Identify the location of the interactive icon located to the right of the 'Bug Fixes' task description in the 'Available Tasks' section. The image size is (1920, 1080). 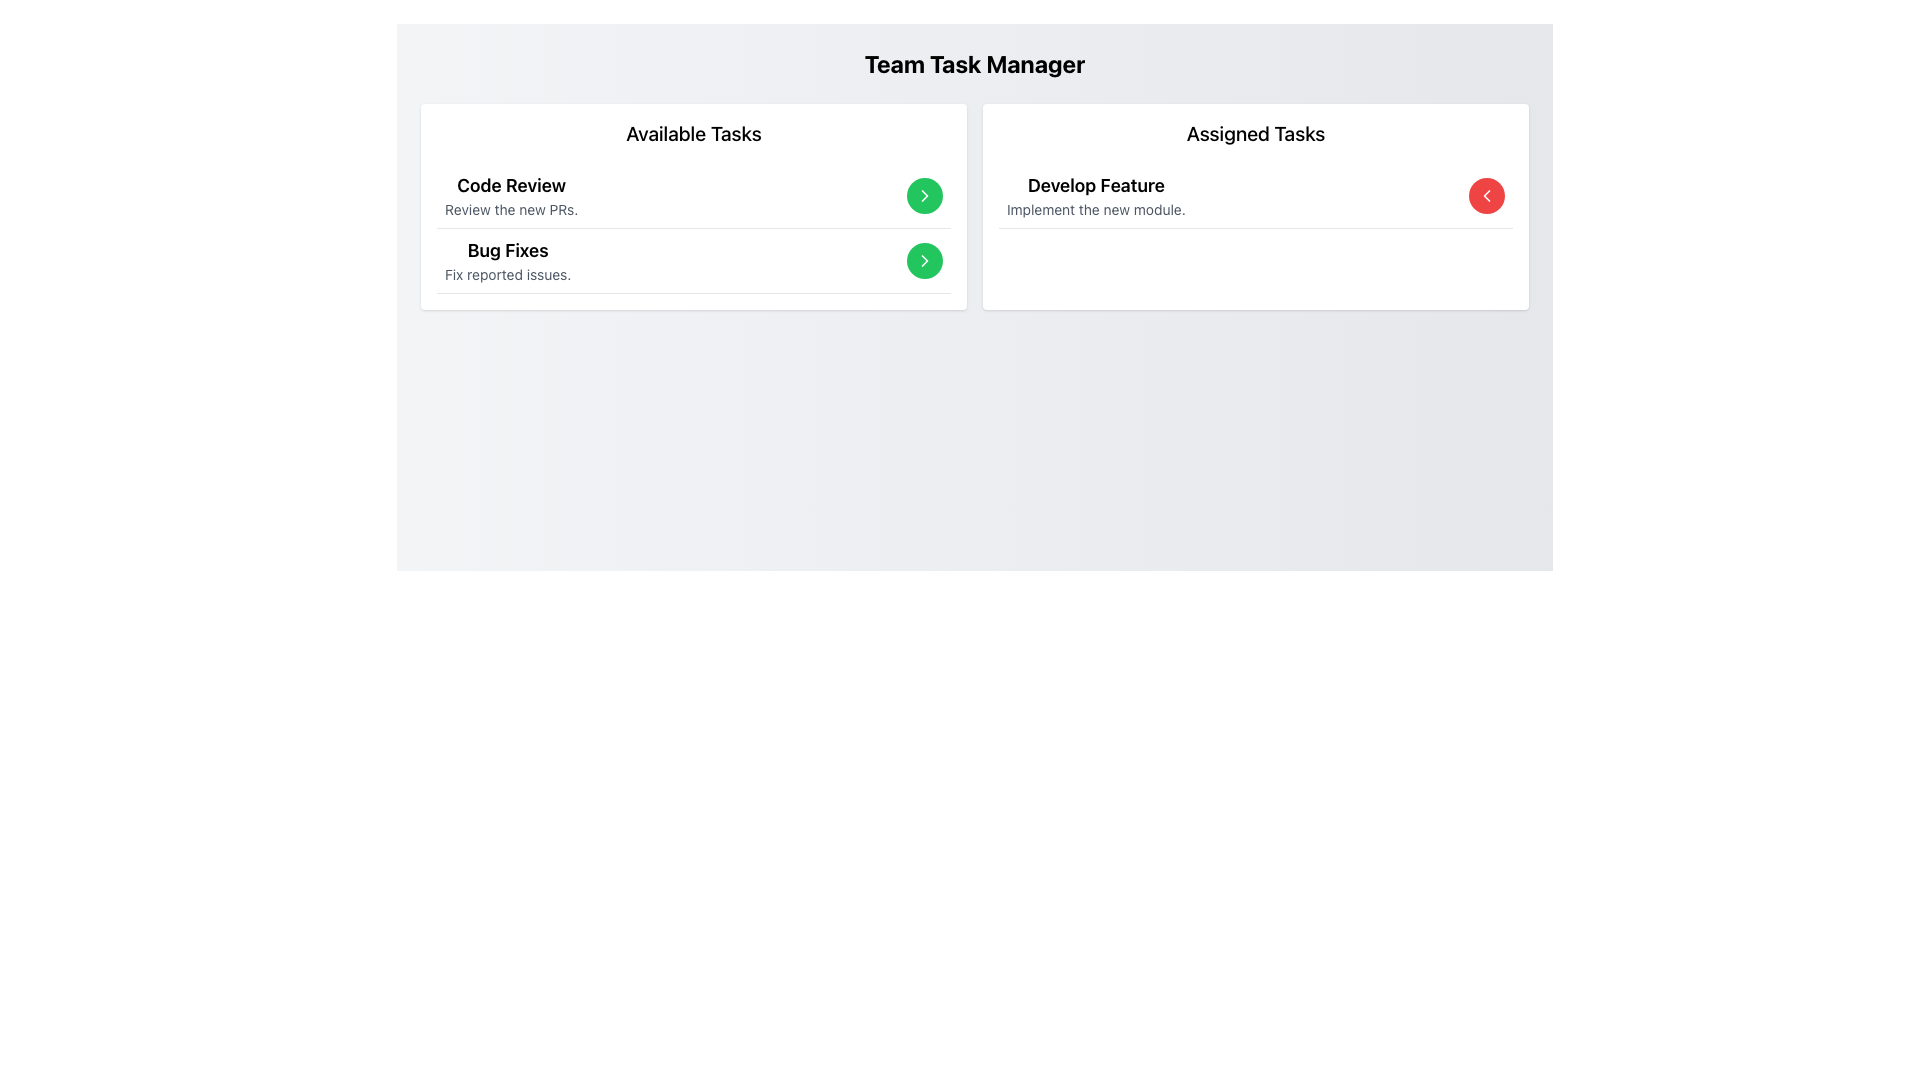
(924, 196).